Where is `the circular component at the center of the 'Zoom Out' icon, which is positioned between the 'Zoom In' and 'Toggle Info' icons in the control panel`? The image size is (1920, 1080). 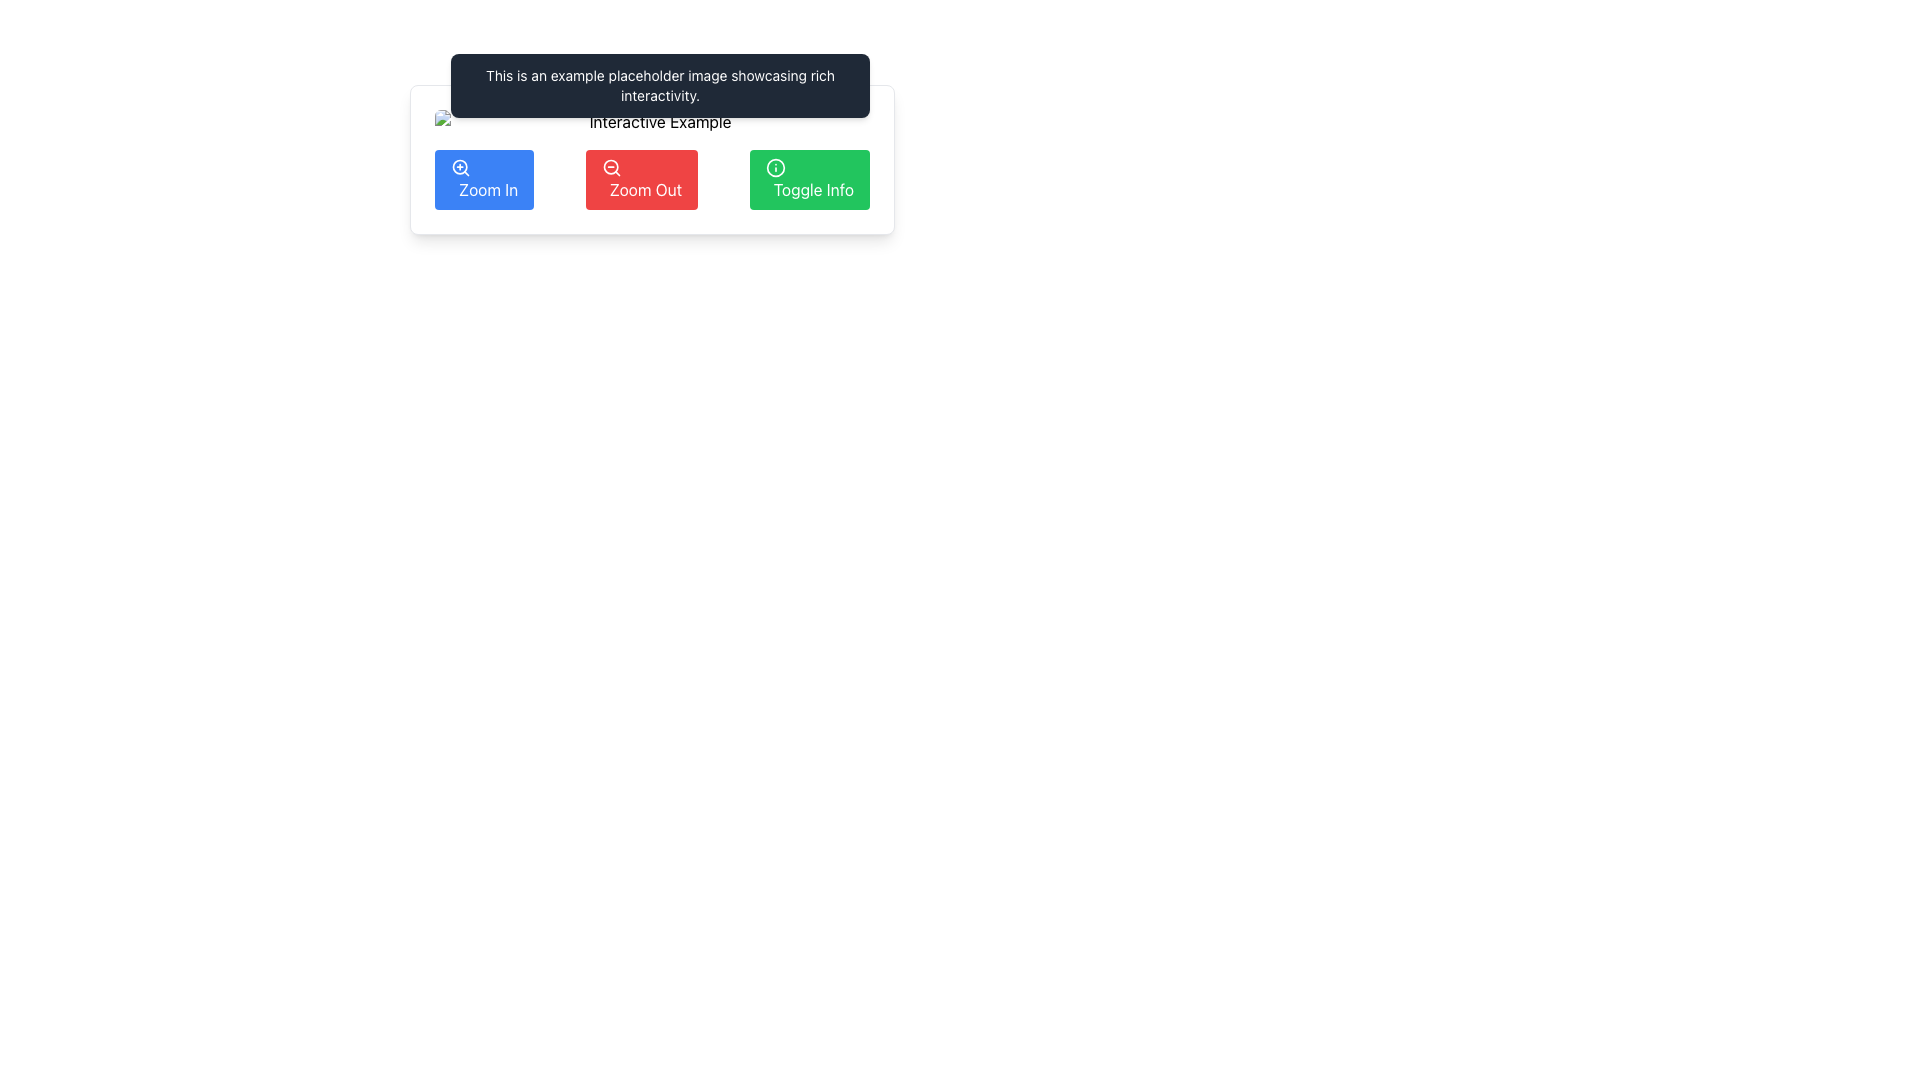 the circular component at the center of the 'Zoom Out' icon, which is positioned between the 'Zoom In' and 'Toggle Info' icons in the control panel is located at coordinates (609, 166).